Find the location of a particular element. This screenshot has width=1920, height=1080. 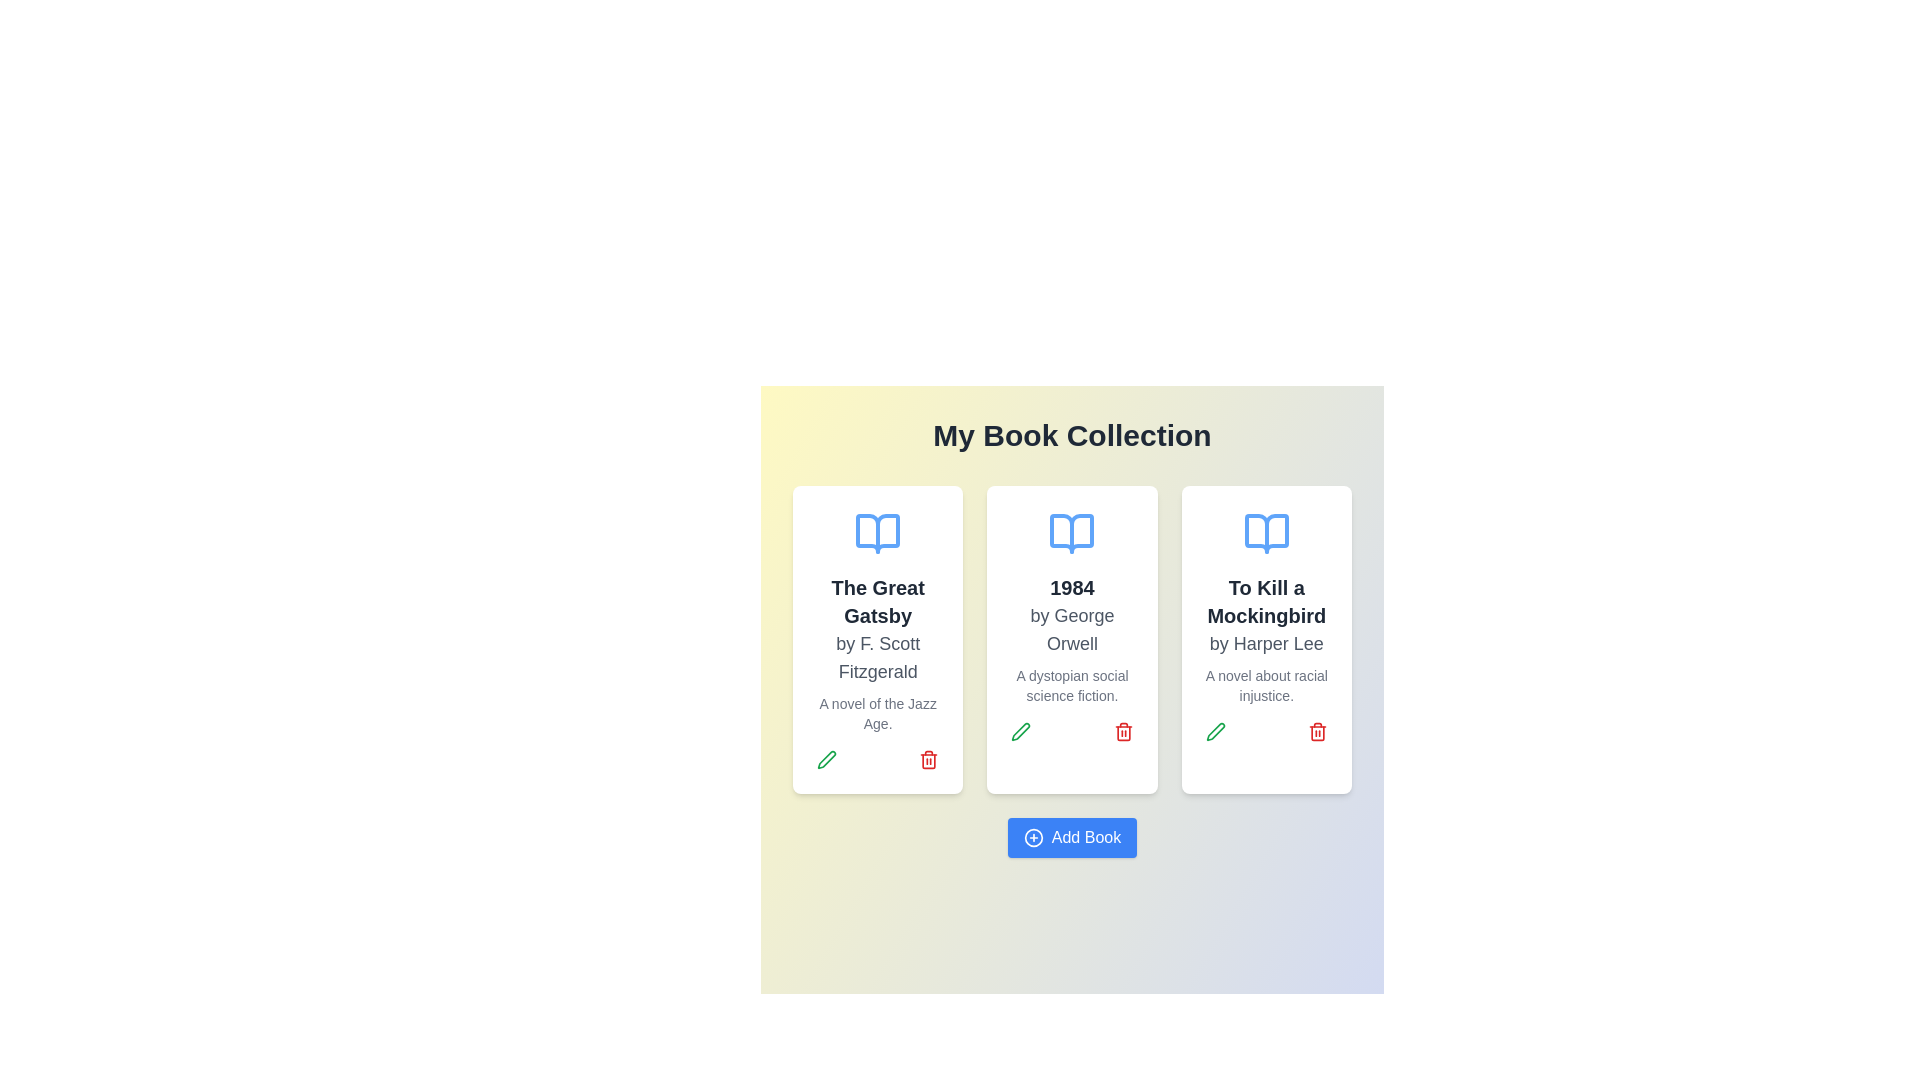

the static text element that reads 'A dystopian social science fiction.' located below the title '1984' and author 'by George Orwell' within the middle card of a three-card row layout is located at coordinates (1071, 685).